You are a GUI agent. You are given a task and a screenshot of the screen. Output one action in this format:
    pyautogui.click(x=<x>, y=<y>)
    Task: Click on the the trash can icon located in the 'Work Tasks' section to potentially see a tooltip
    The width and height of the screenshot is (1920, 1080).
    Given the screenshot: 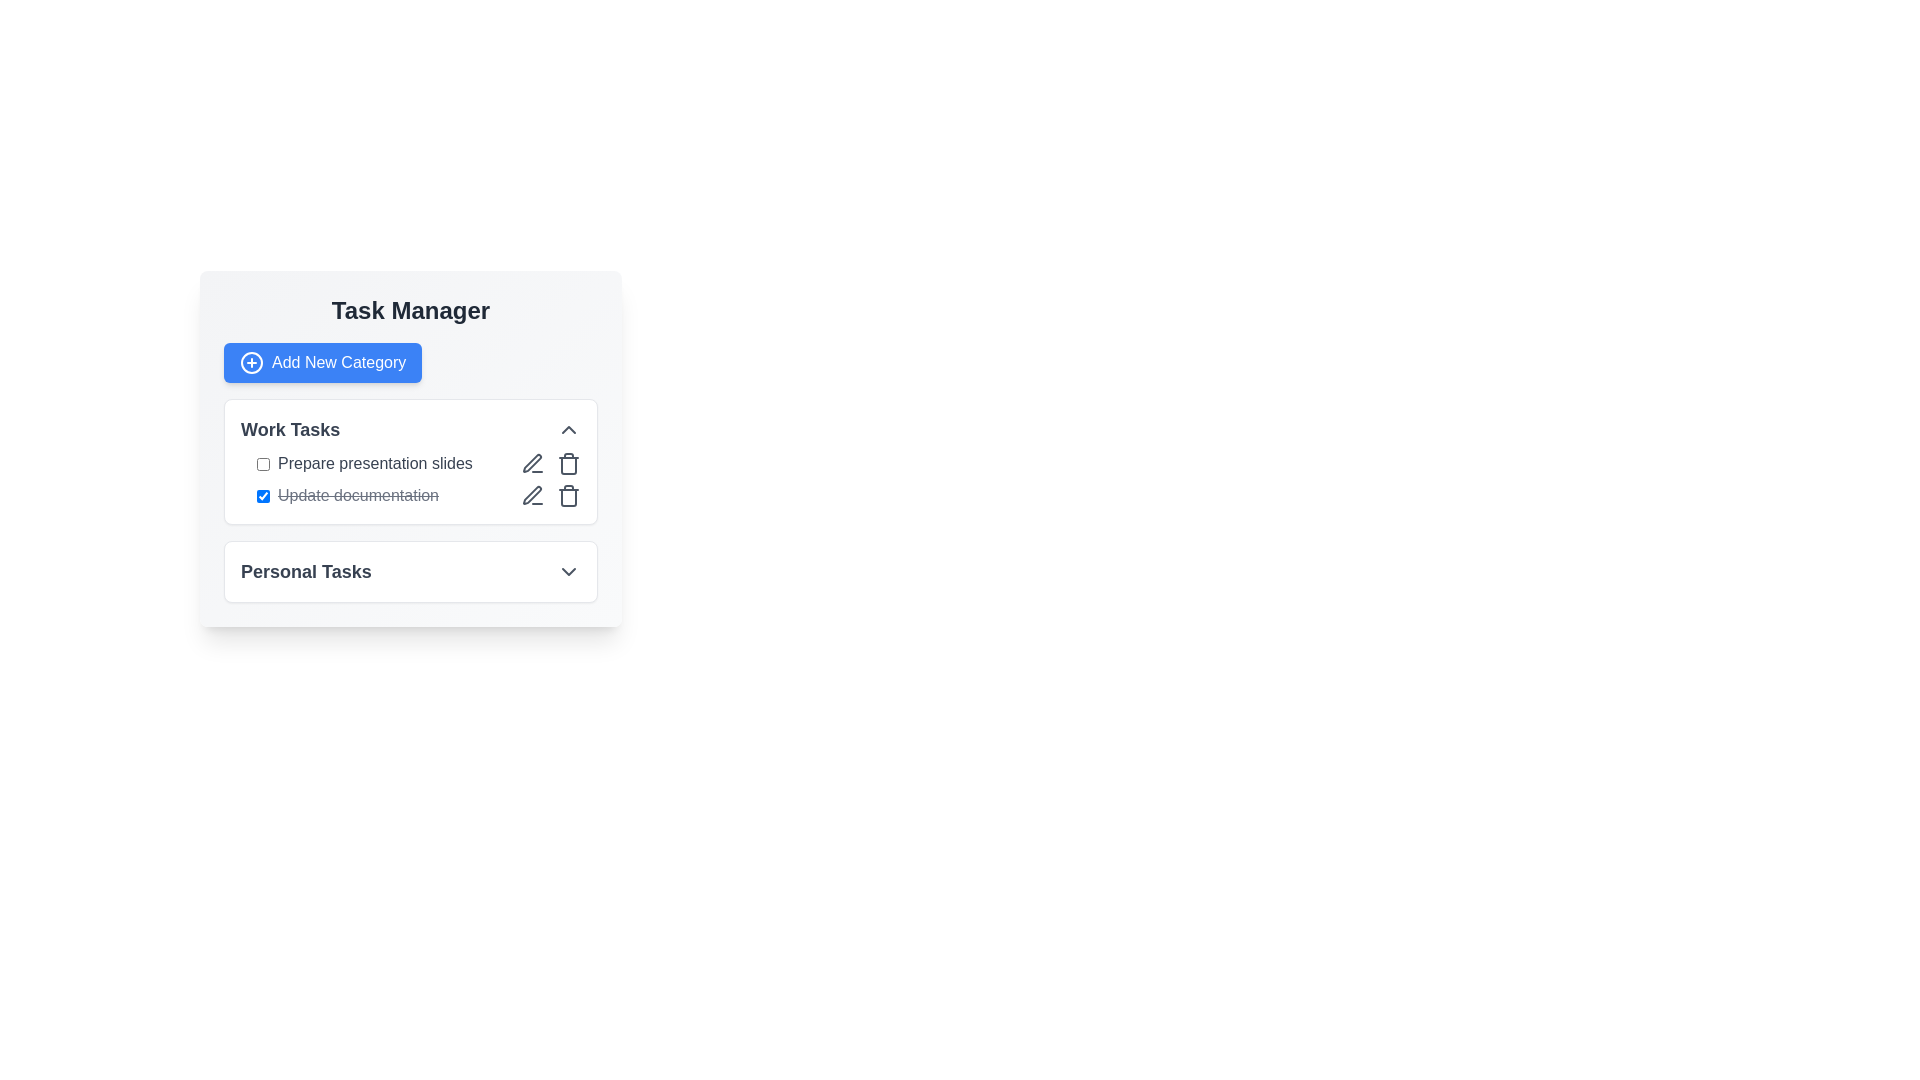 What is the action you would take?
    pyautogui.click(x=568, y=466)
    